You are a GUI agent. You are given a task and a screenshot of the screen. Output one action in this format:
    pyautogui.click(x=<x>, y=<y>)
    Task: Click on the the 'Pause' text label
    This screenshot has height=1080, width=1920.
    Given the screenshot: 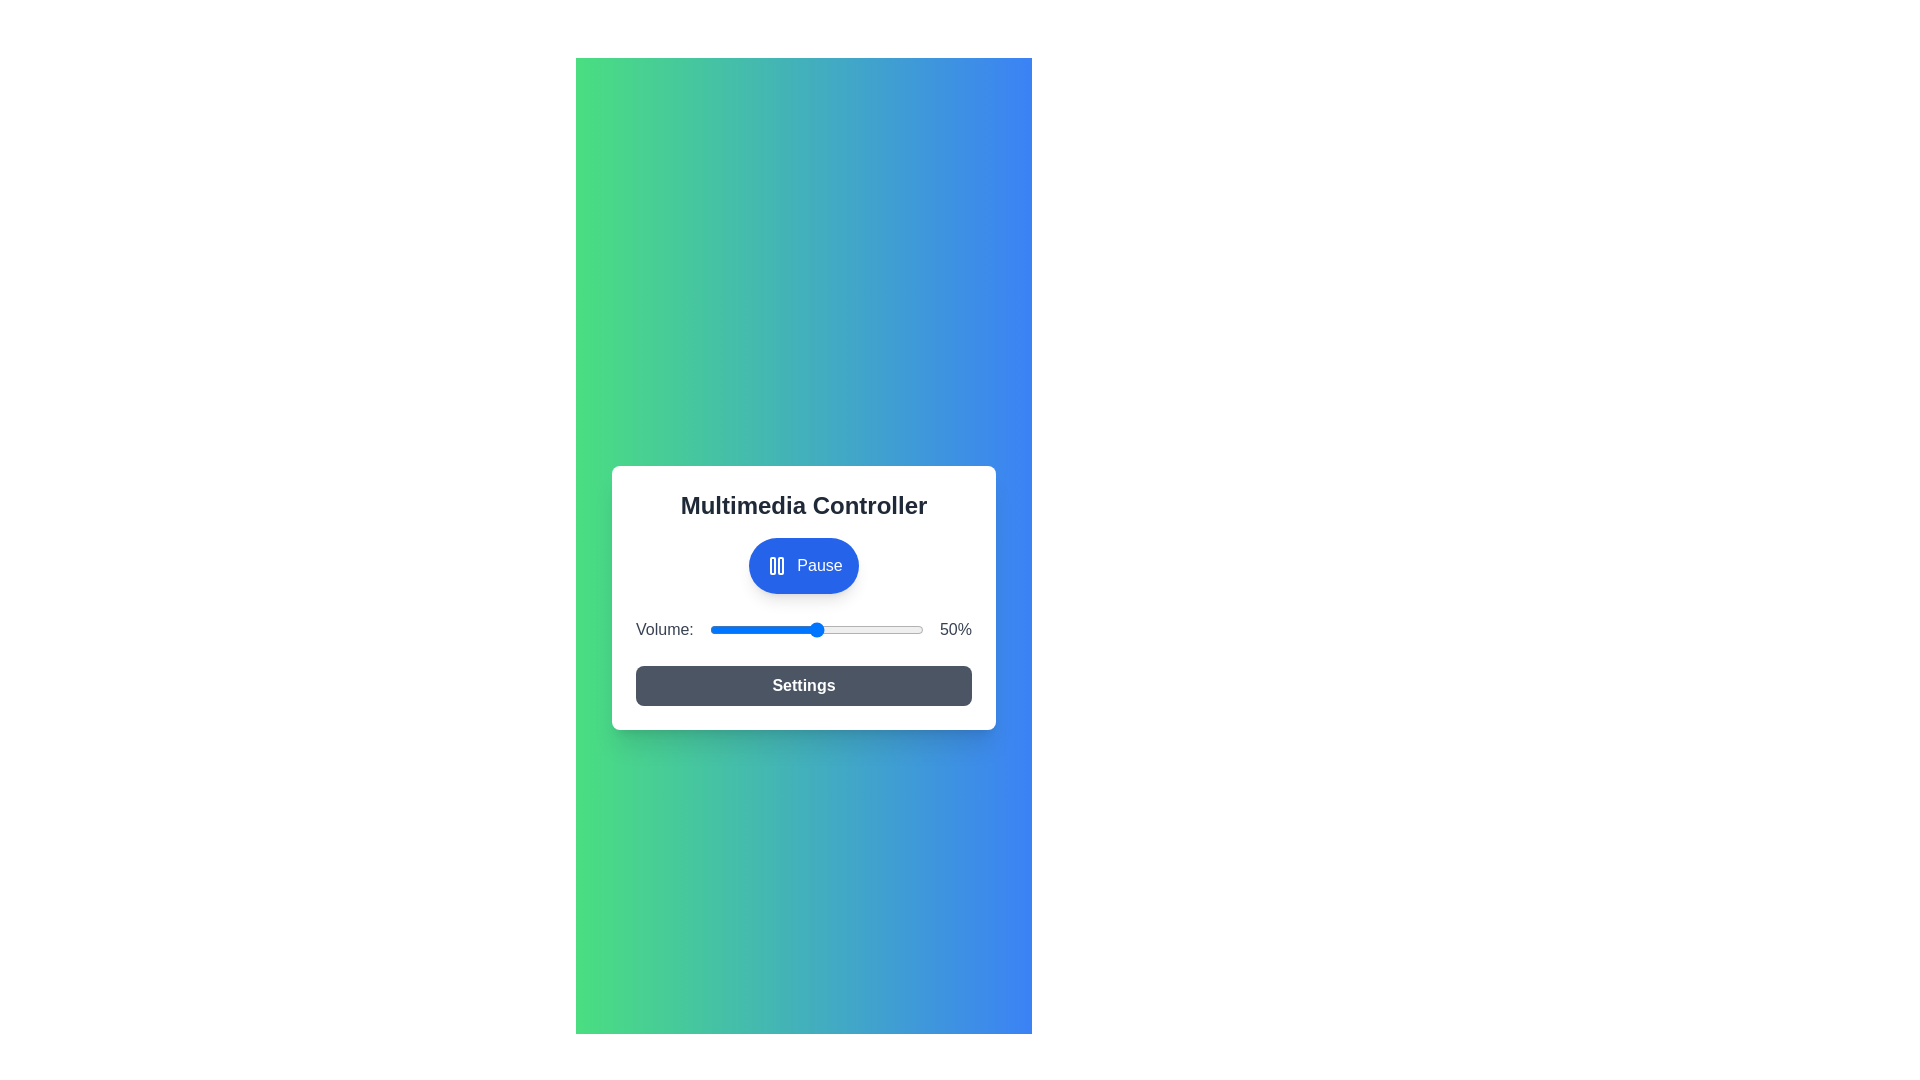 What is the action you would take?
    pyautogui.click(x=820, y=566)
    